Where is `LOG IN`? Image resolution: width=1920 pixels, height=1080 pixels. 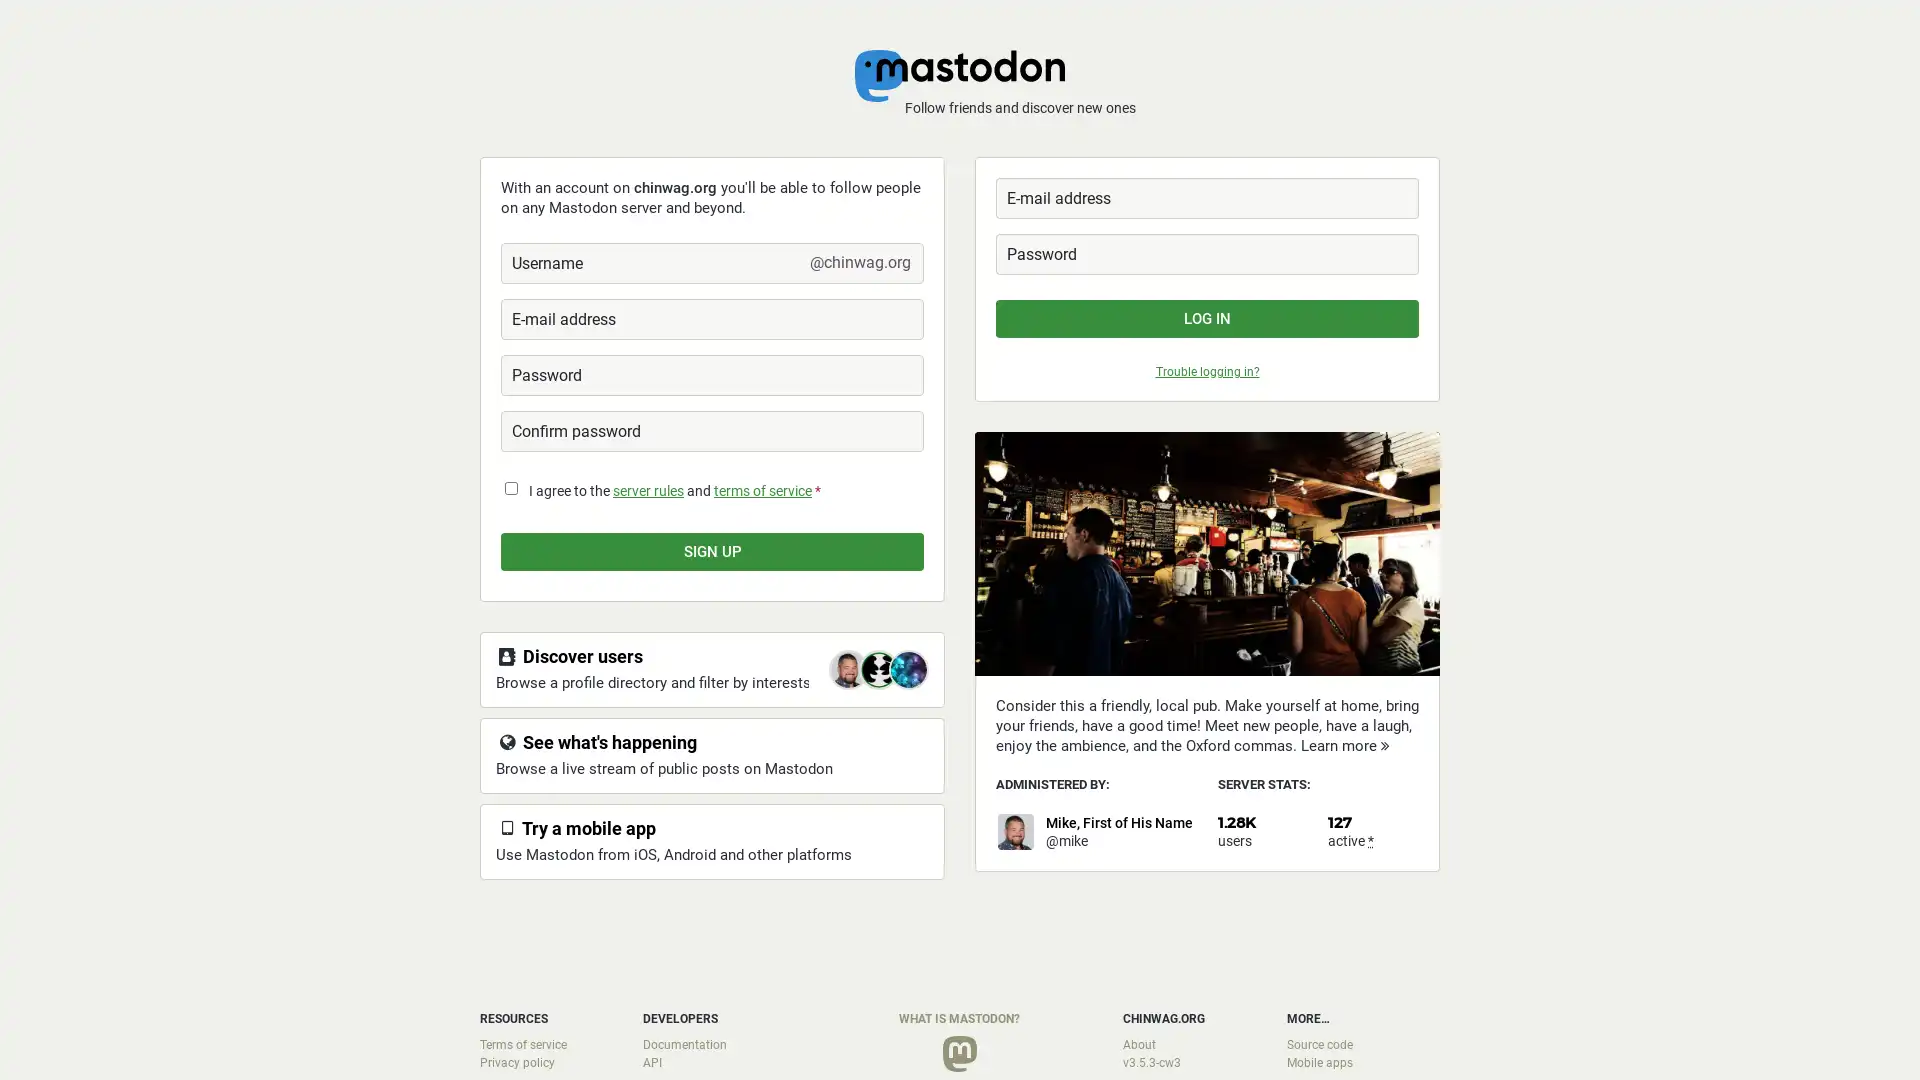 LOG IN is located at coordinates (1206, 318).